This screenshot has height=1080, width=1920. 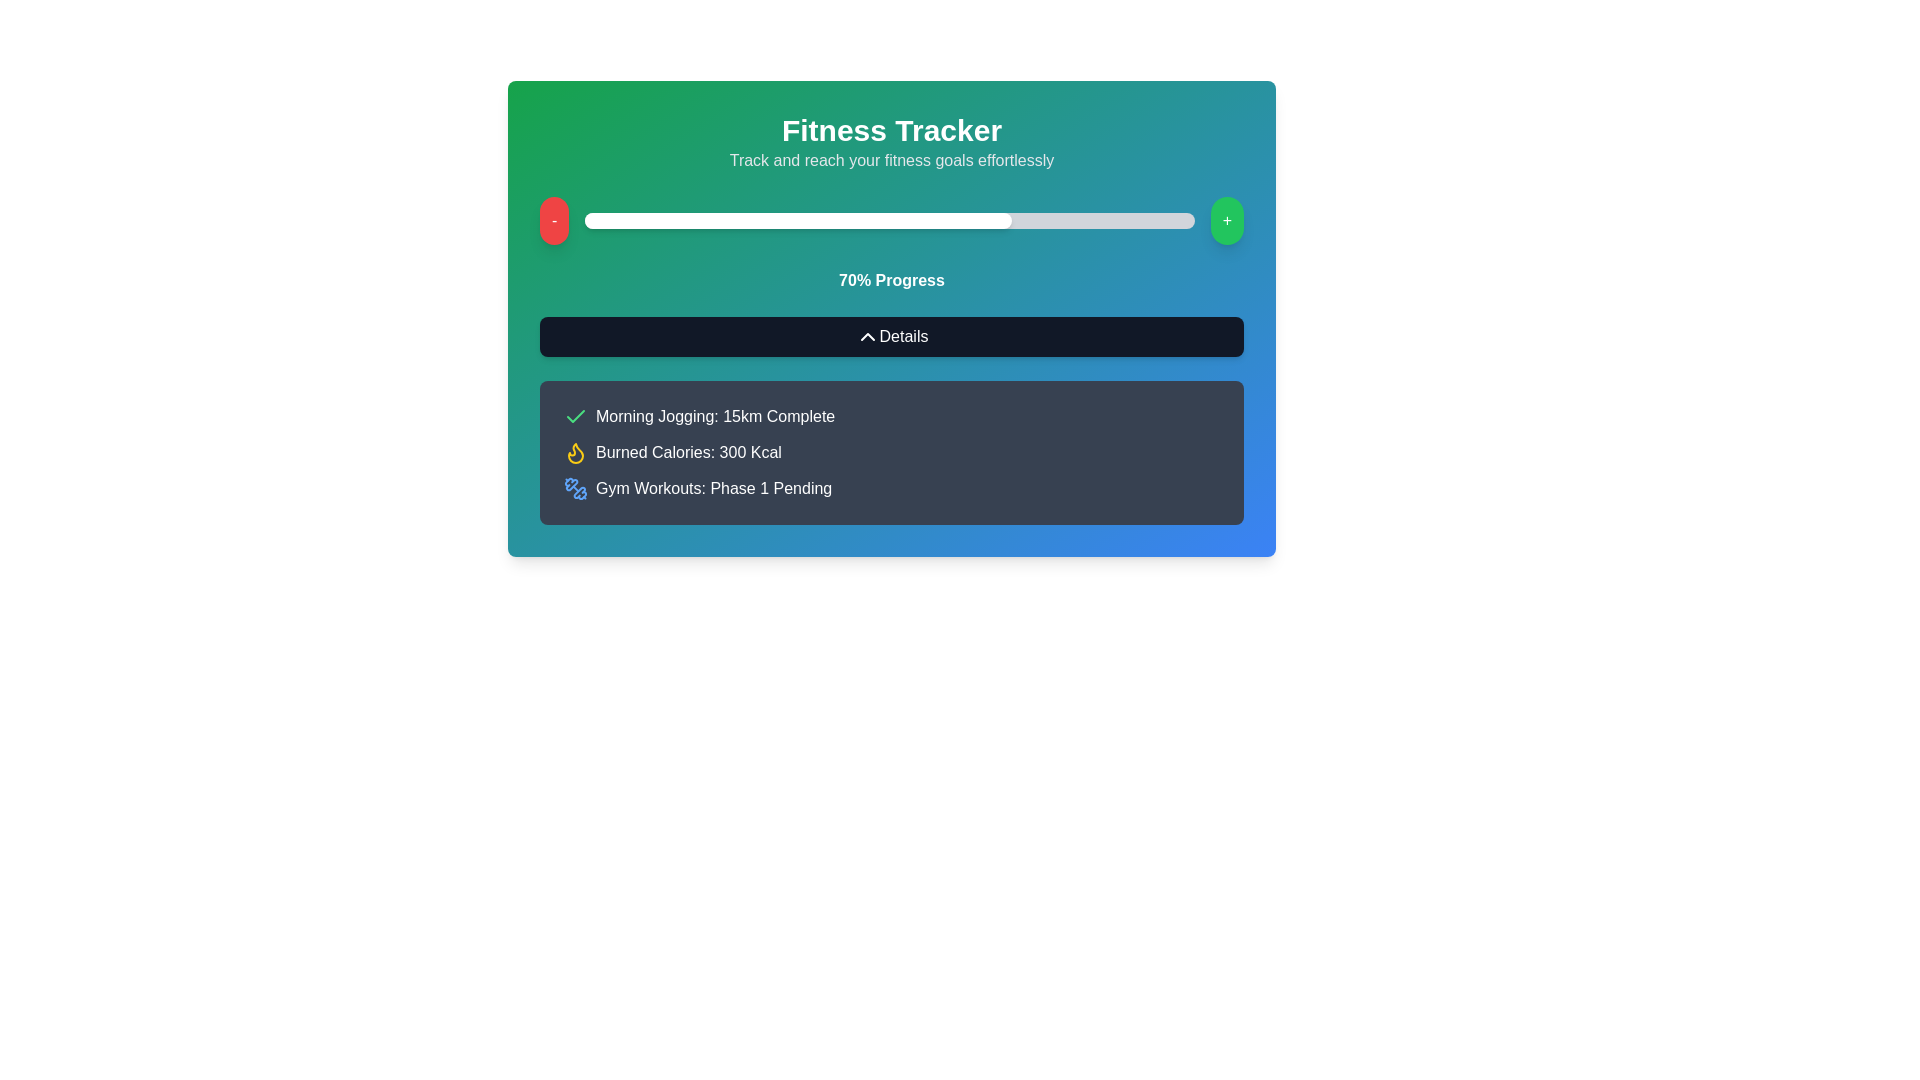 What do you see at coordinates (1077, 220) in the screenshot?
I see `progress` at bounding box center [1077, 220].